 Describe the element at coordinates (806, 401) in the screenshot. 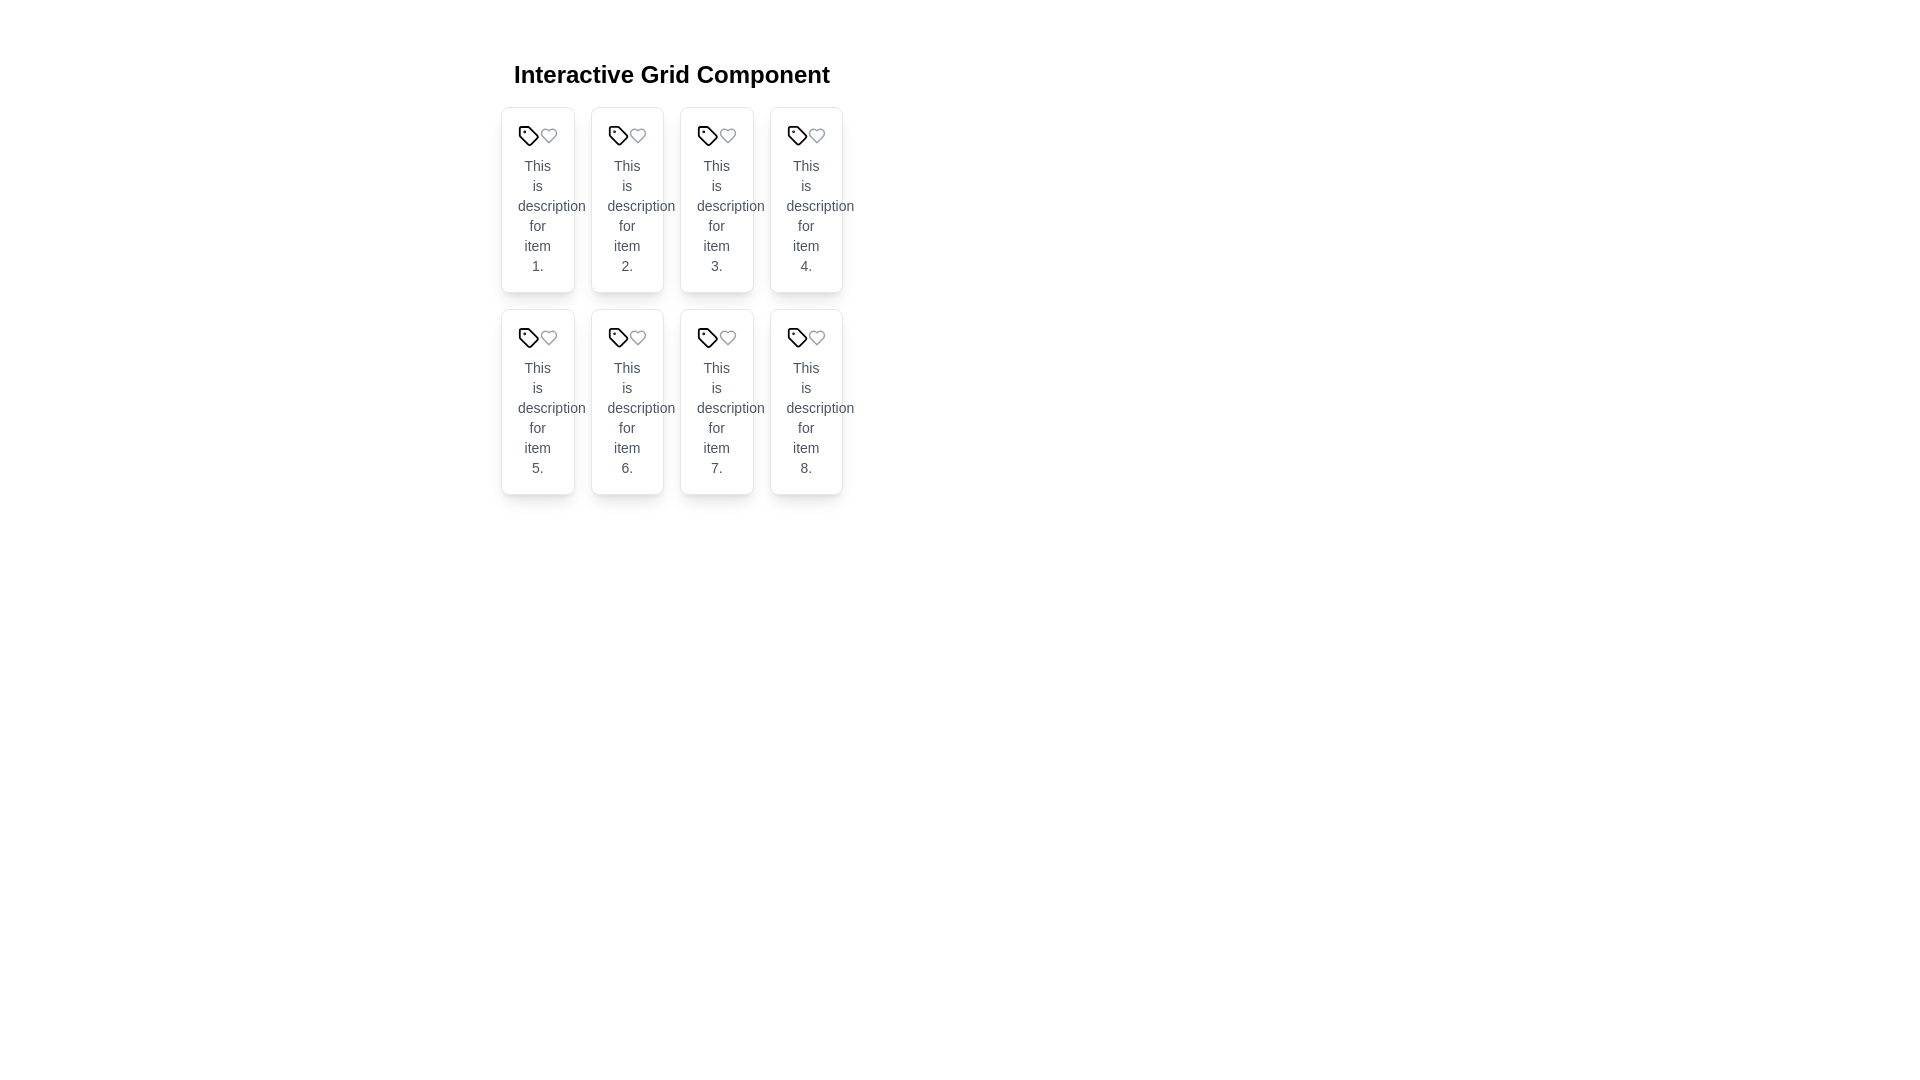

I see `the item tile displaying information about 'item 8'` at that location.